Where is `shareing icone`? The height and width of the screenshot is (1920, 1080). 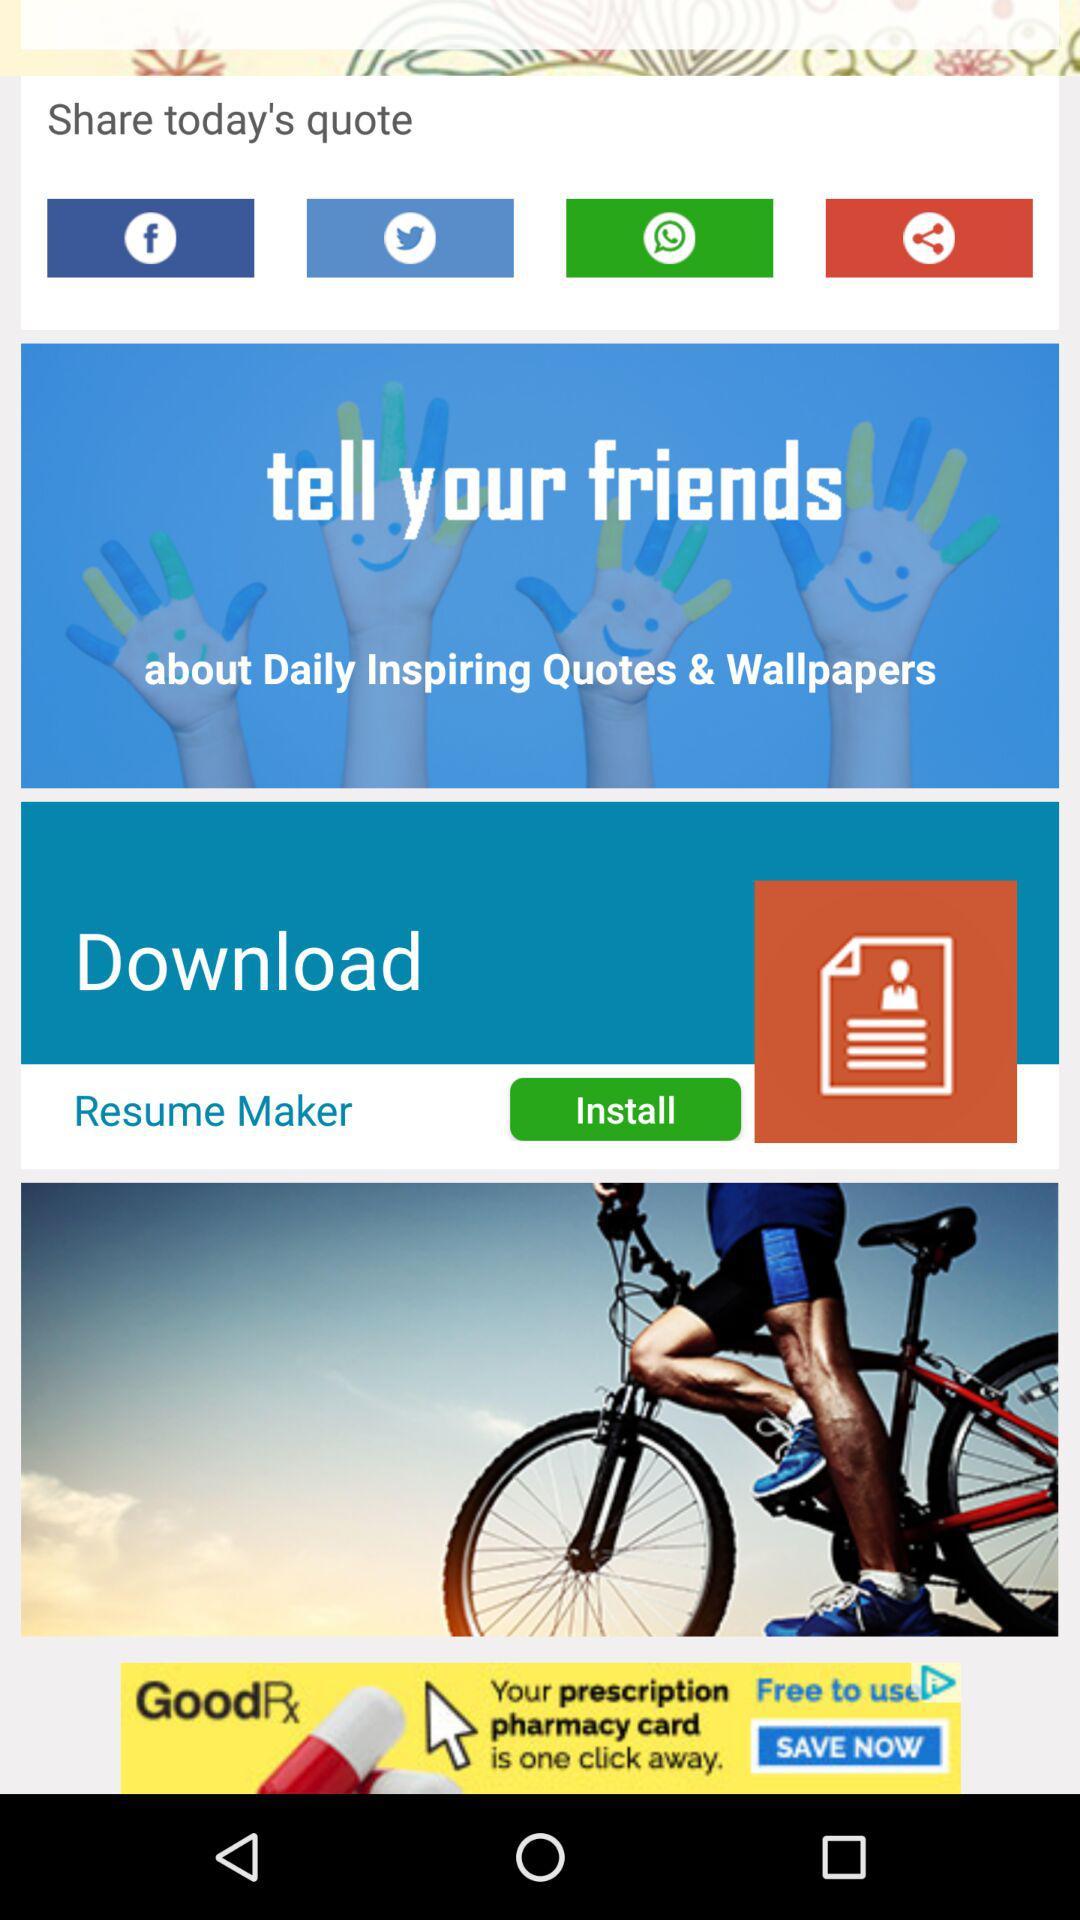 shareing icone is located at coordinates (929, 238).